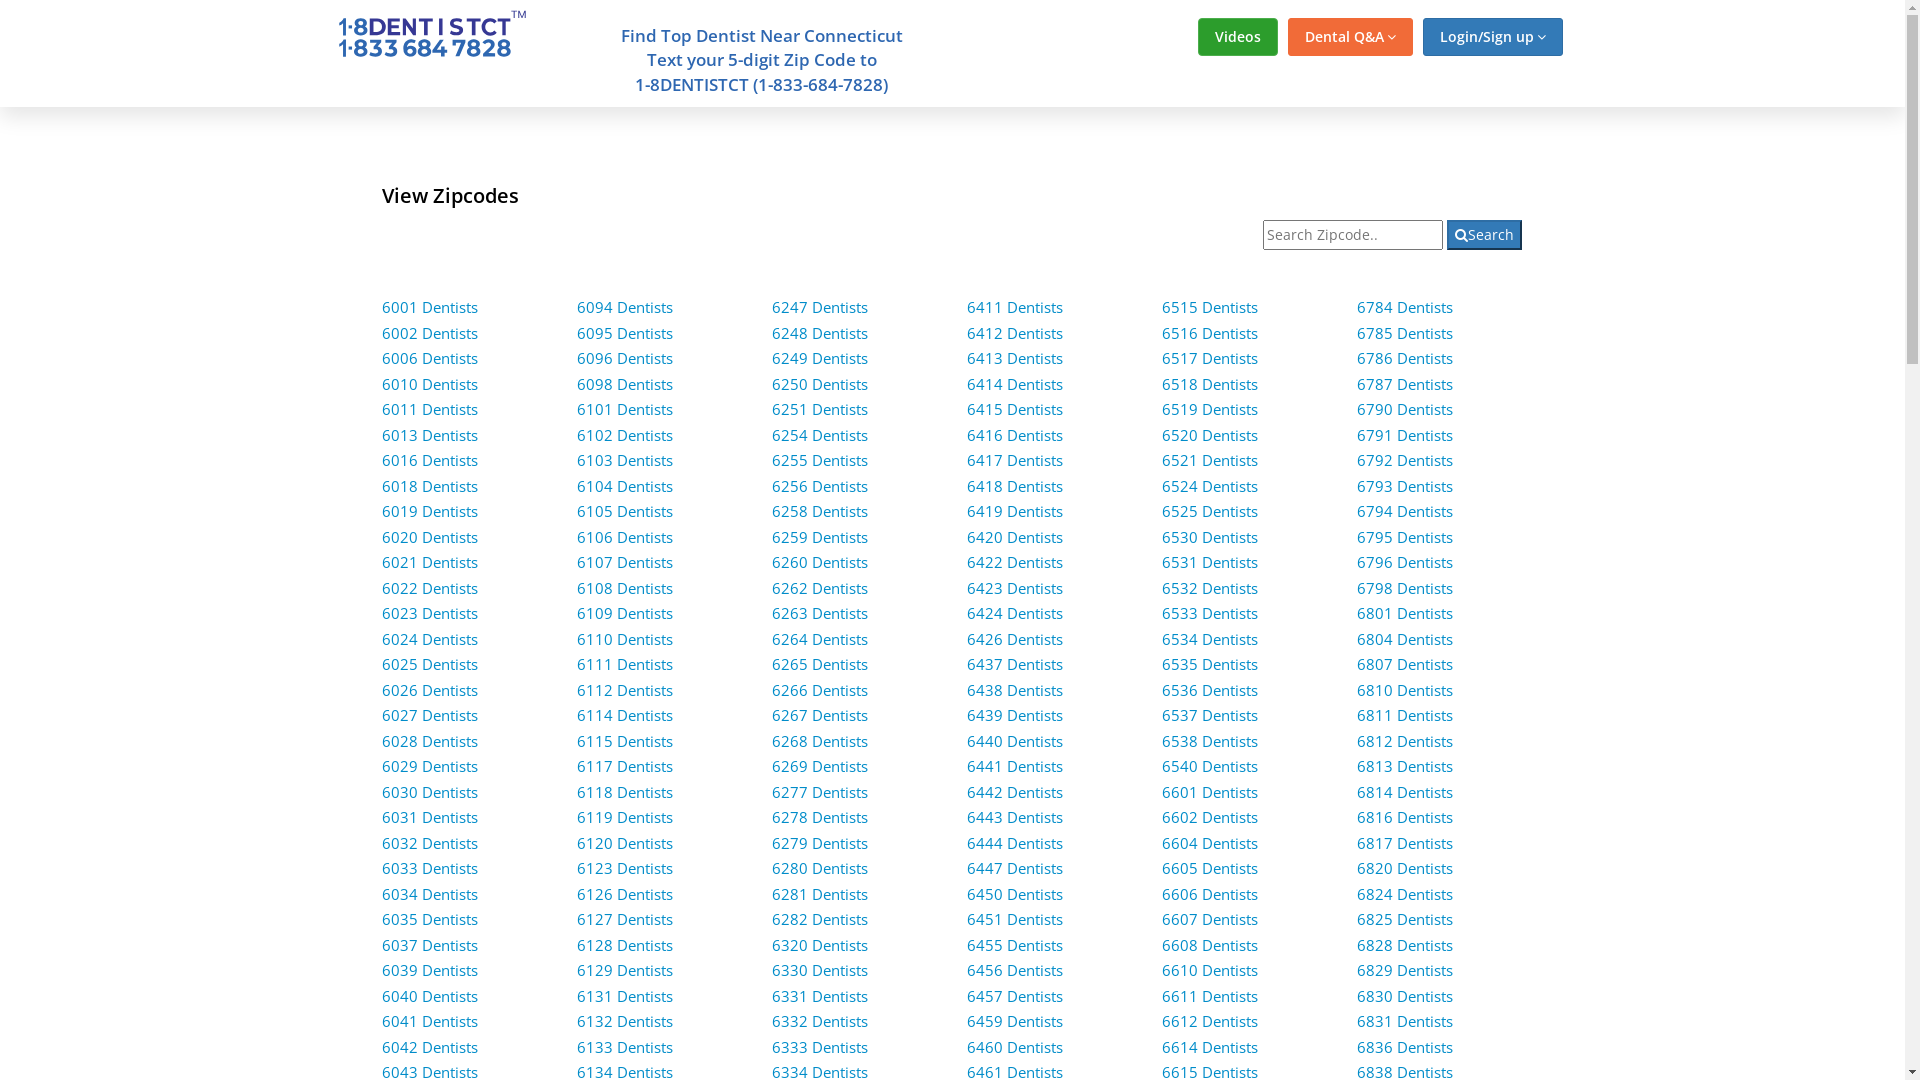 This screenshot has width=1920, height=1080. What do you see at coordinates (1404, 918) in the screenshot?
I see `'6825 Dentists'` at bounding box center [1404, 918].